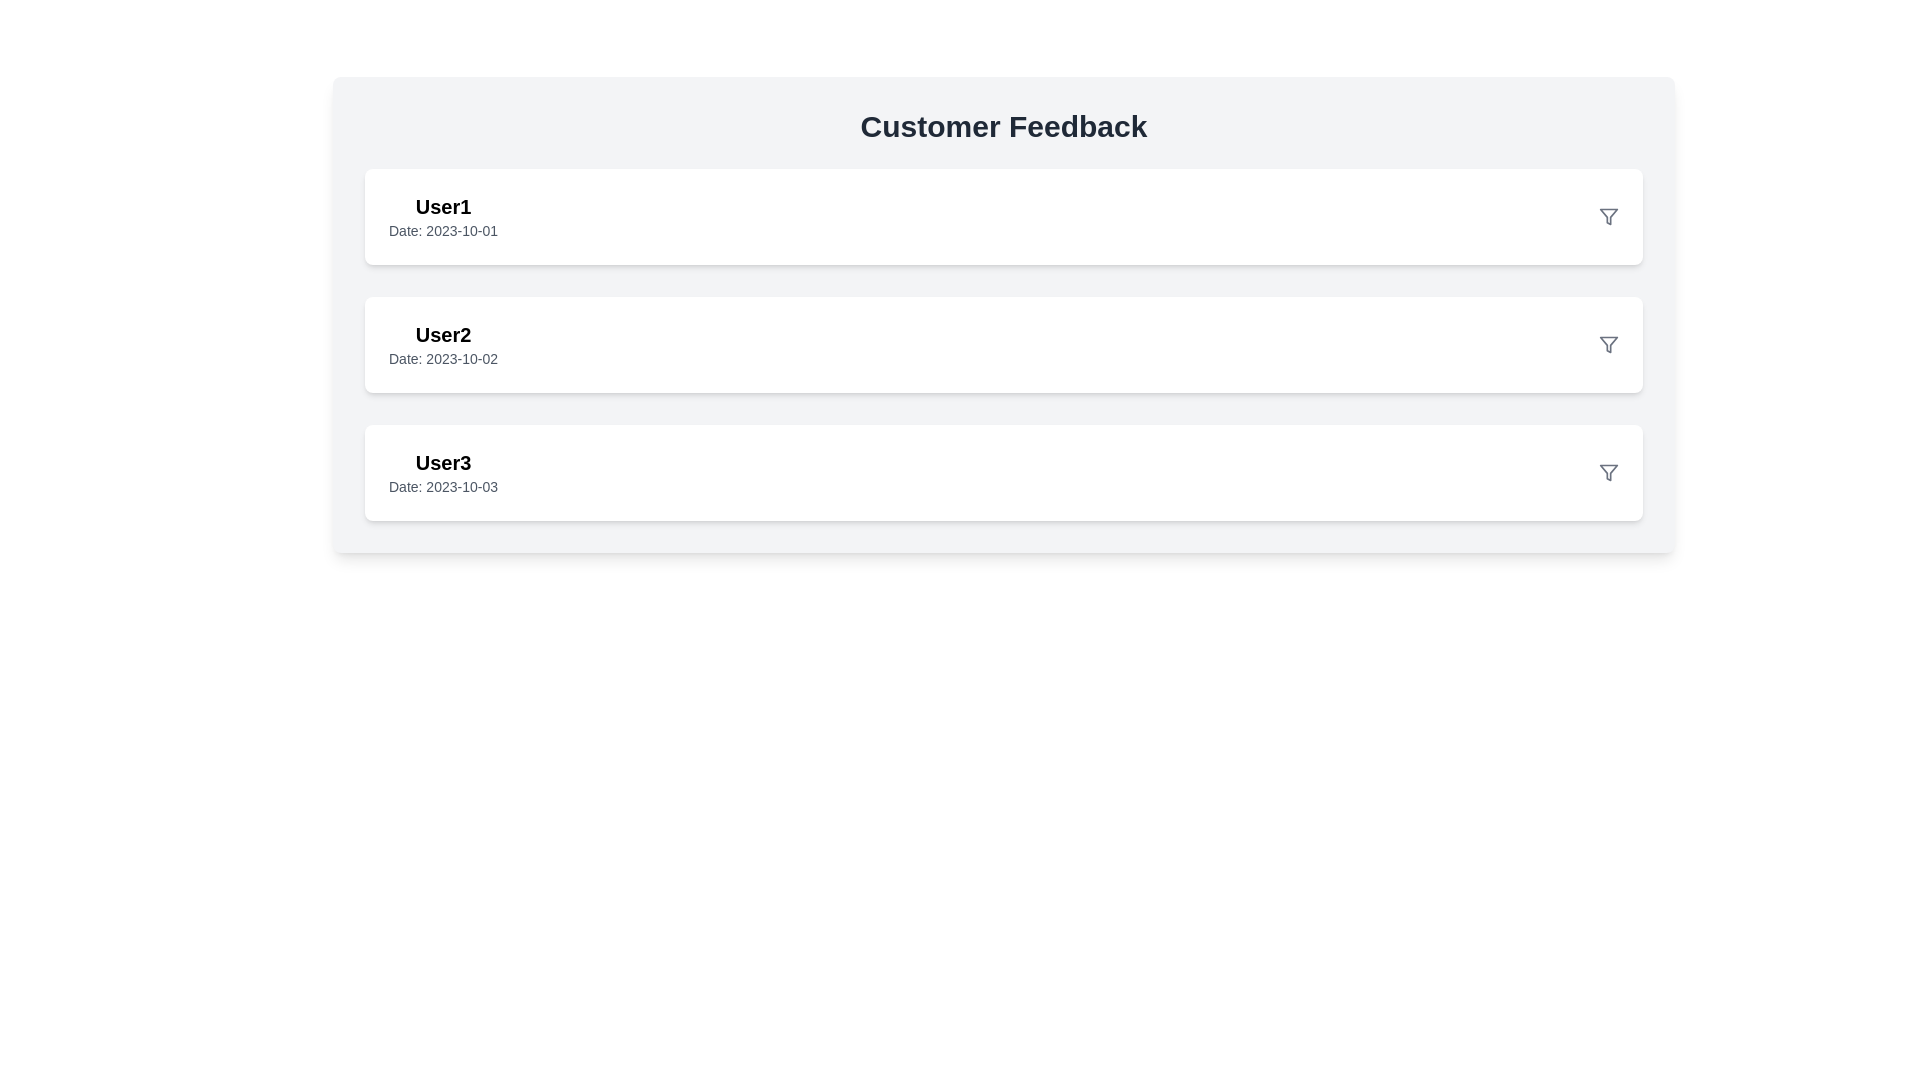 Image resolution: width=1920 pixels, height=1080 pixels. What do you see at coordinates (1608, 473) in the screenshot?
I see `the filter icon in the top-right corner of the user 'User3' details section to initiate filtering` at bounding box center [1608, 473].